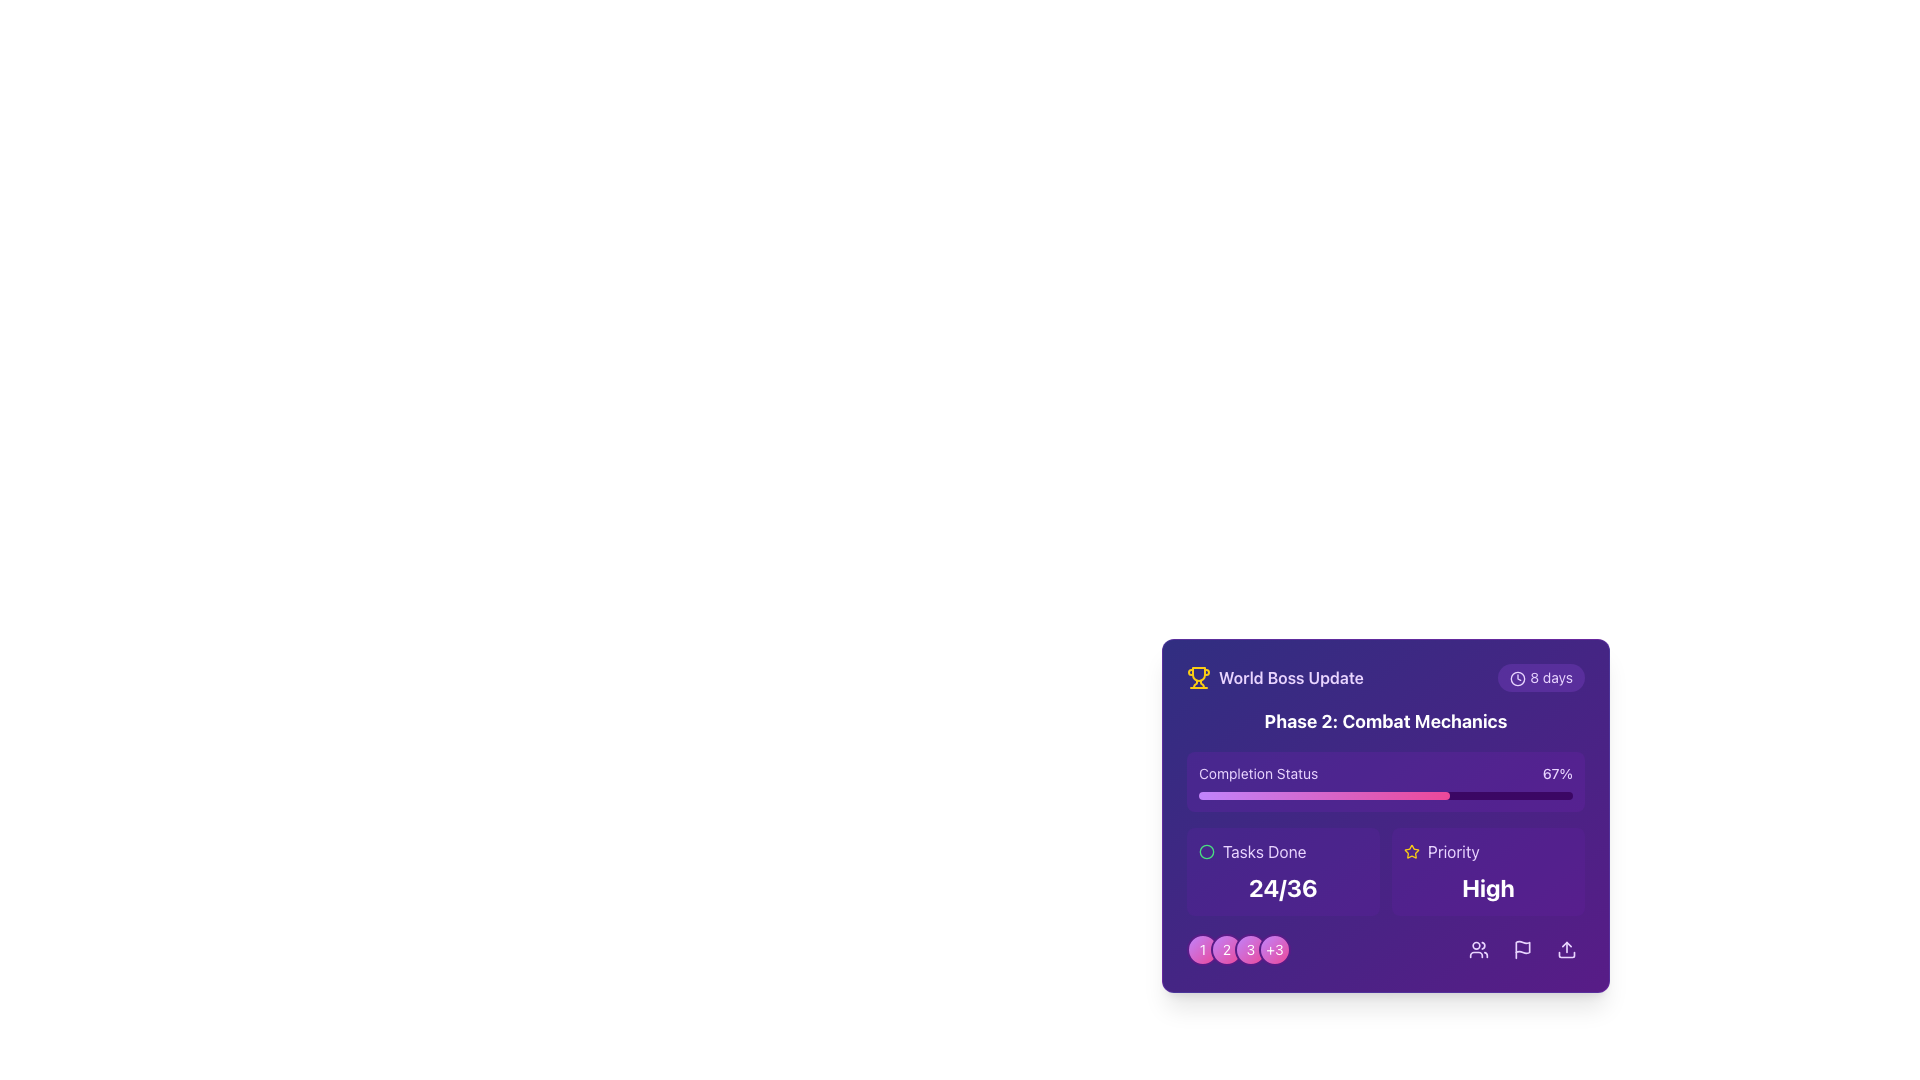  I want to click on numeric percentage value '67%' displayed in bold white font within the purple-themed 'Completion Status' bar located in the bottom-right section of the card interface, so click(1556, 773).